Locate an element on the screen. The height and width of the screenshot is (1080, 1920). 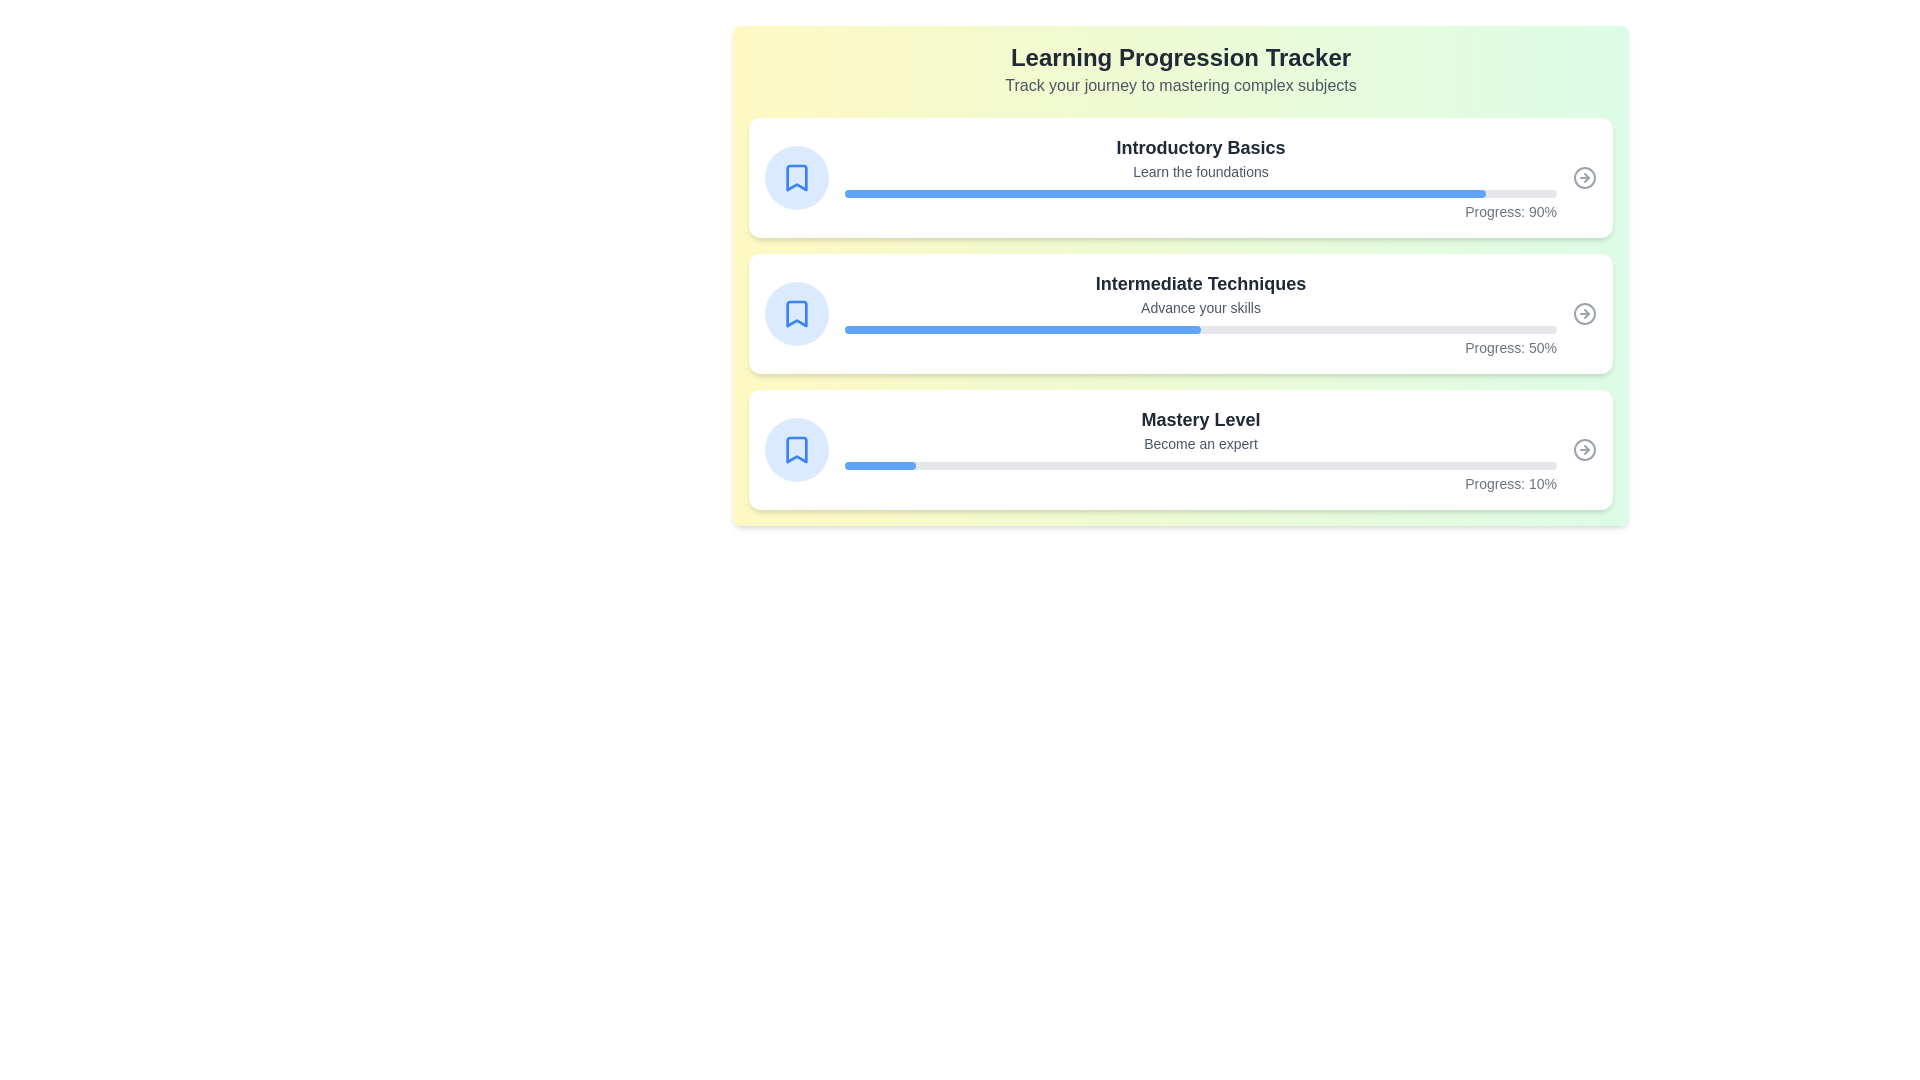
the prominent text label 'Mastery Level' which is styled in bold and dark gray, positioned at the top of the progress tracking section is located at coordinates (1200, 419).